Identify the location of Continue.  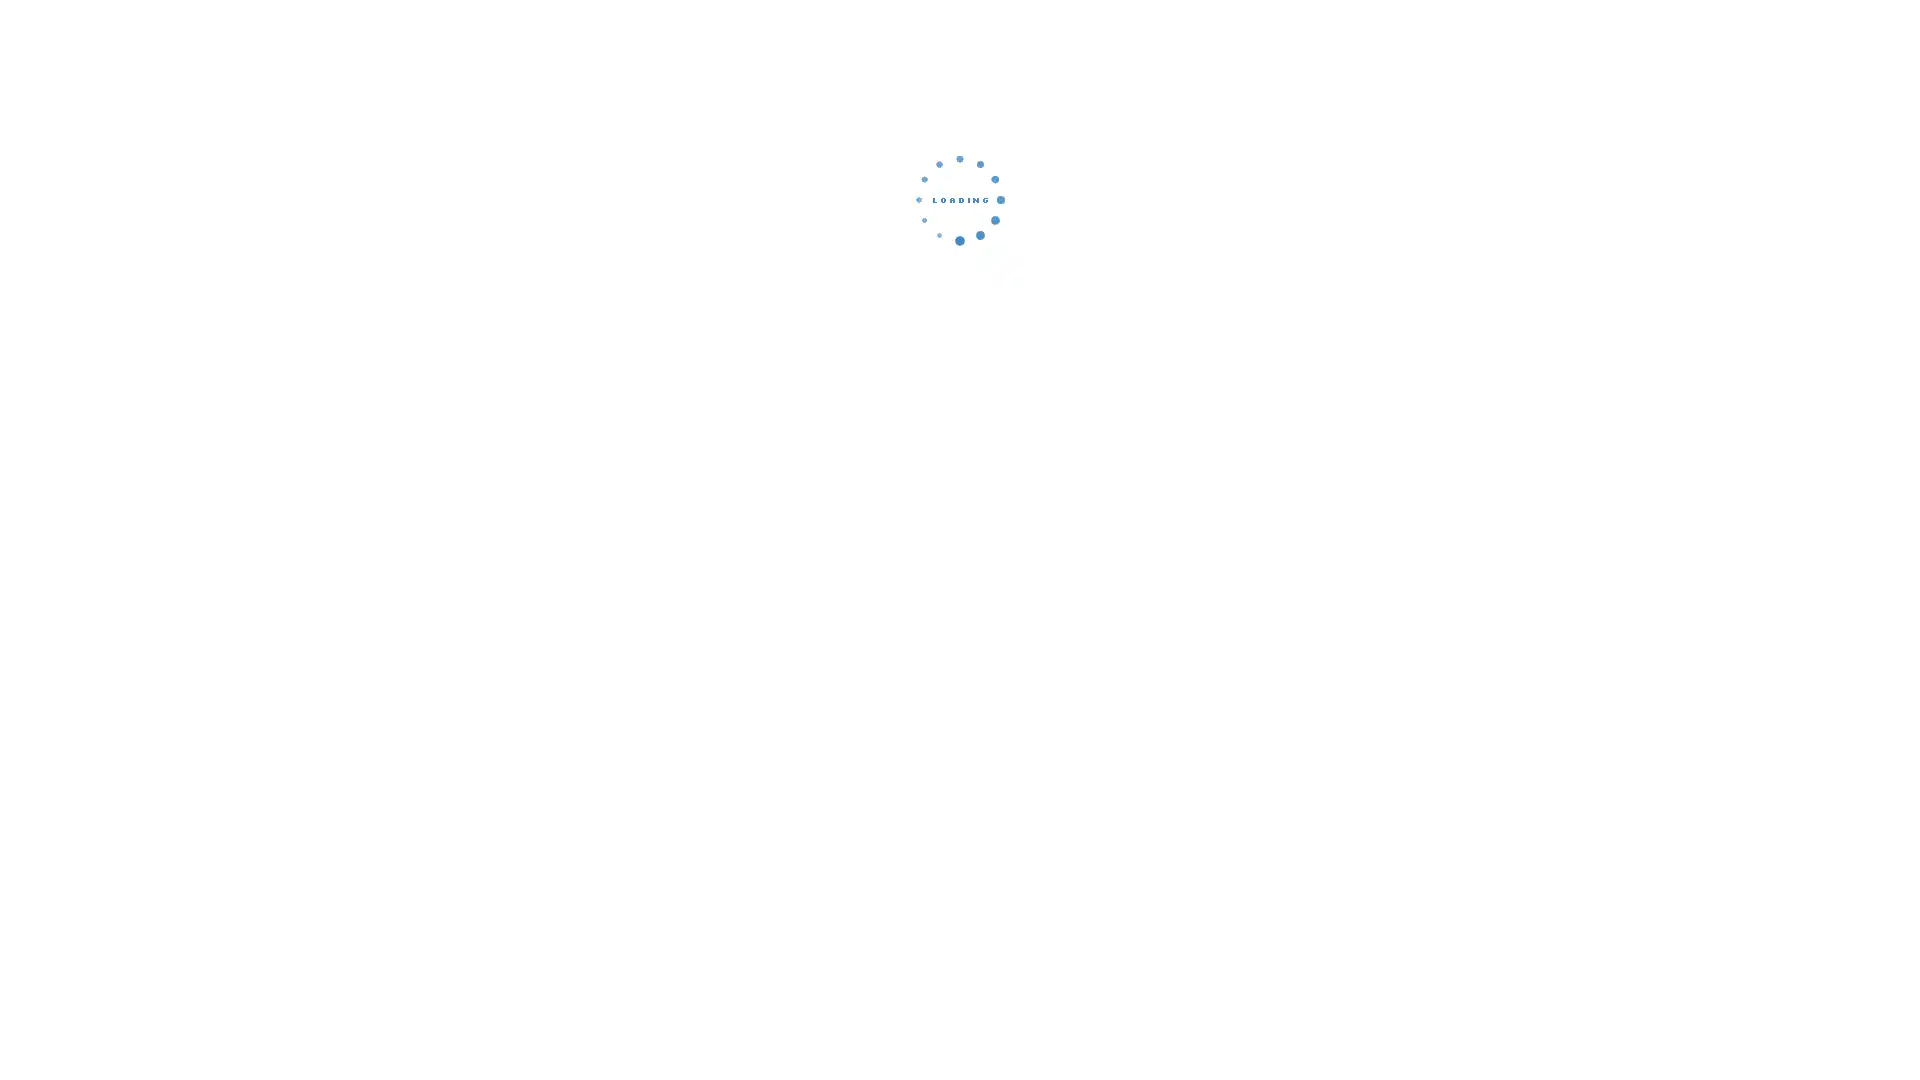
(960, 335).